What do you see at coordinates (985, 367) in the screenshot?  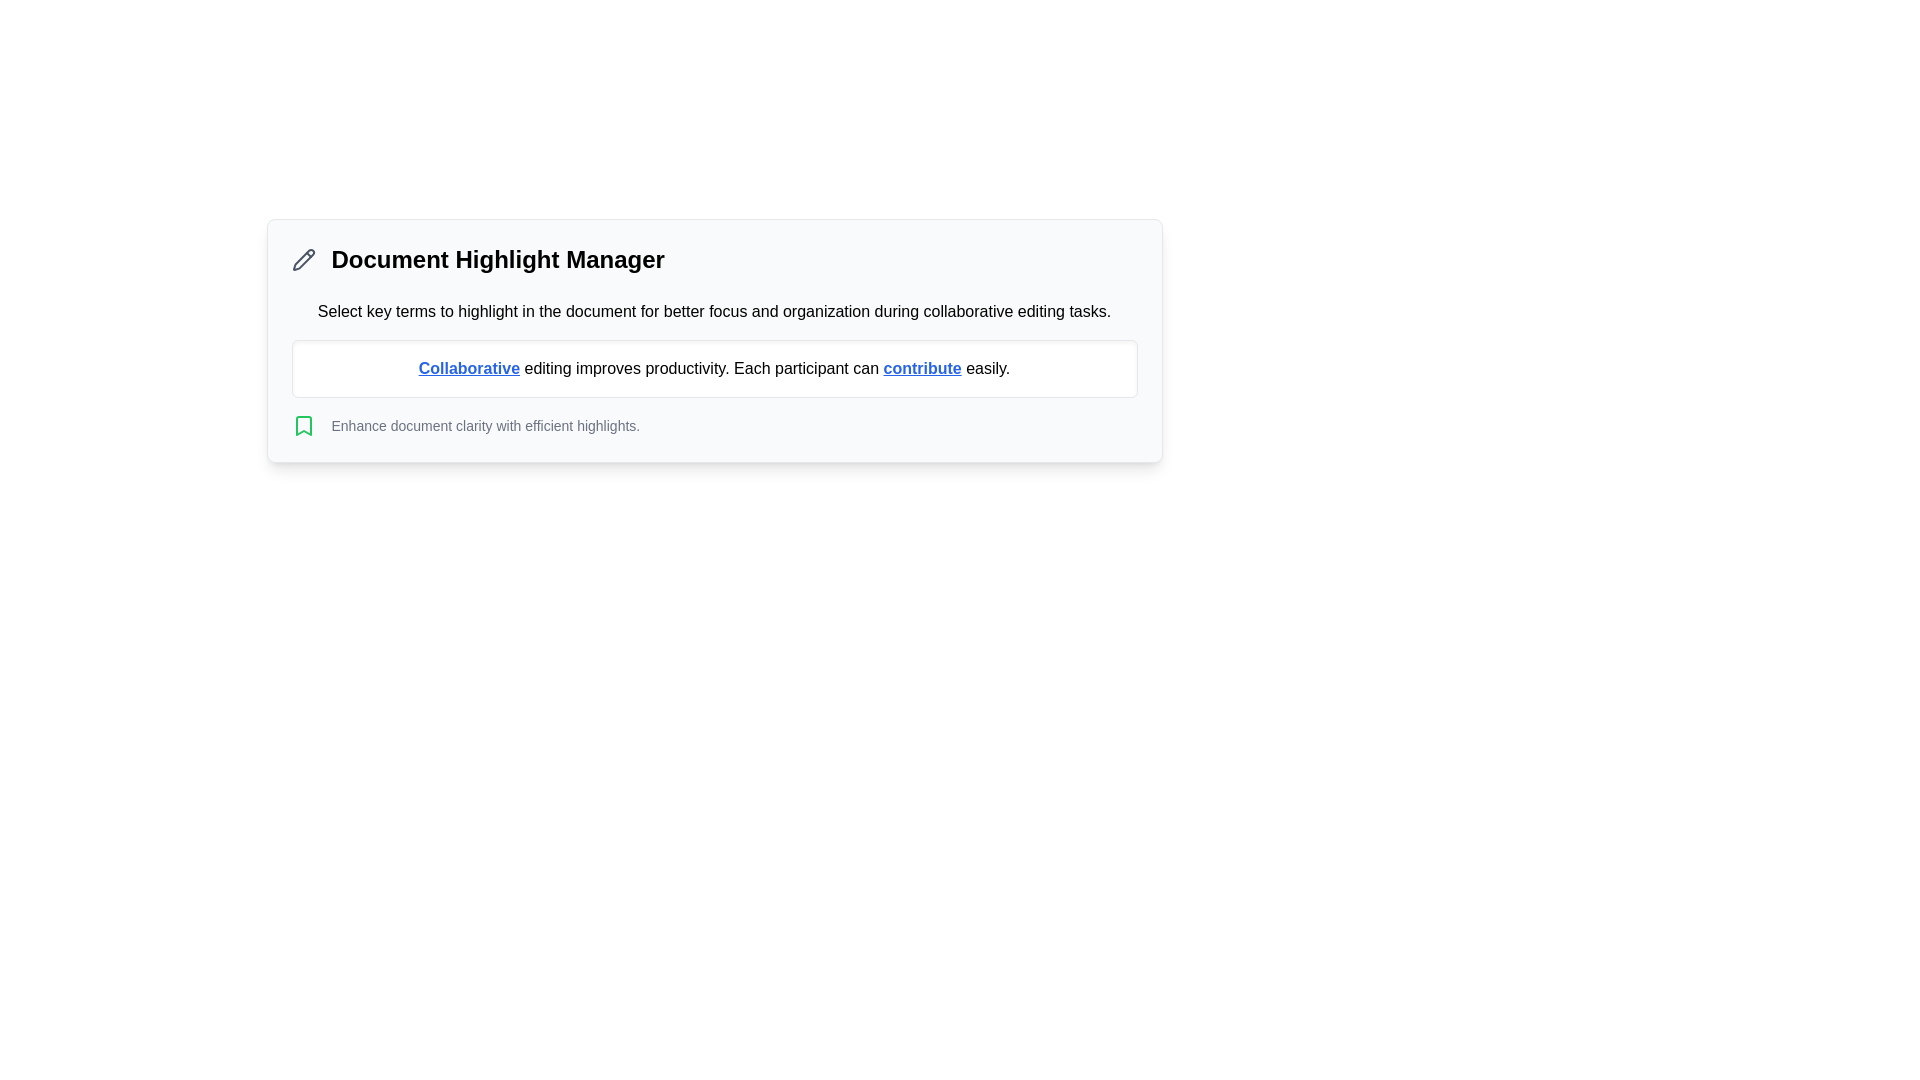 I see `on the word 'easily.' which is the last word in a sentence styled in default font without additional styling` at bounding box center [985, 367].